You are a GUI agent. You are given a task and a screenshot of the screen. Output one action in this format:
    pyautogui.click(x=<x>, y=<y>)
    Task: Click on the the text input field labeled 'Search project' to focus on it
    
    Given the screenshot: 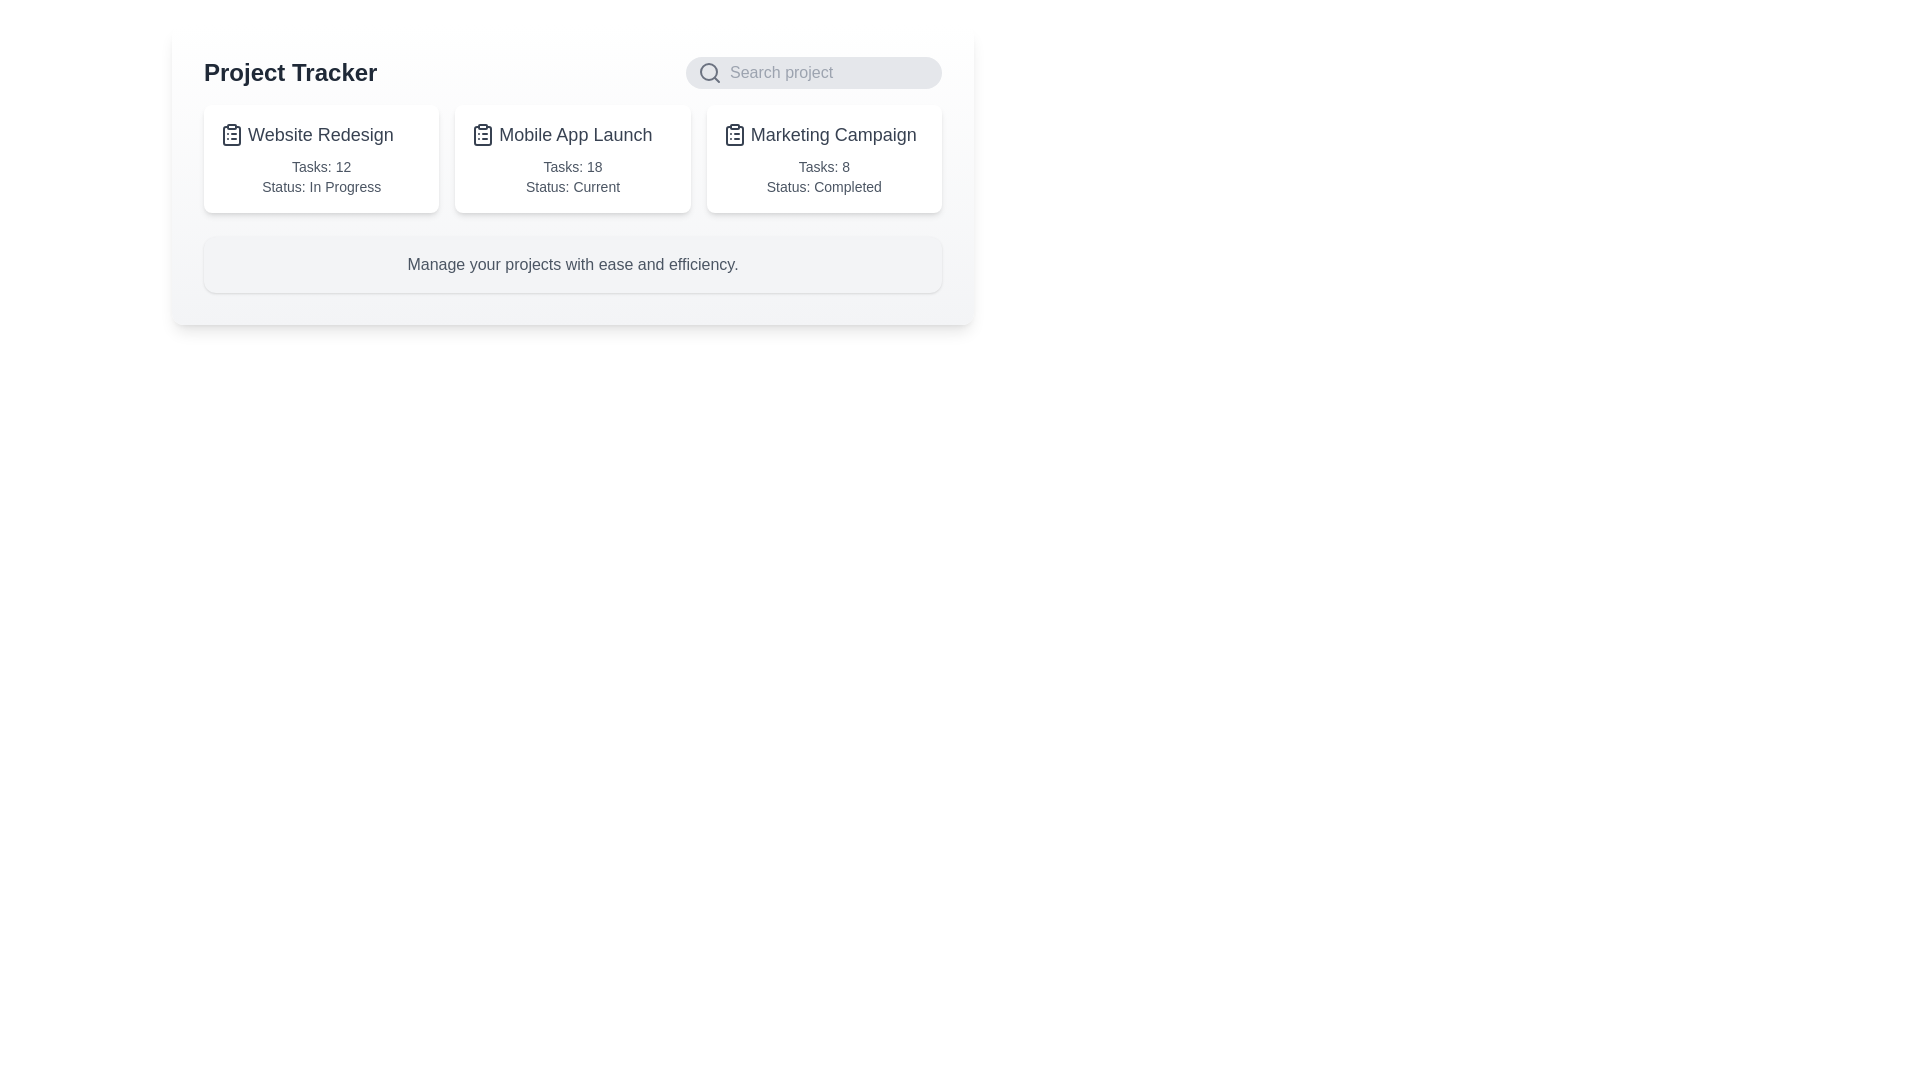 What is the action you would take?
    pyautogui.click(x=830, y=72)
    